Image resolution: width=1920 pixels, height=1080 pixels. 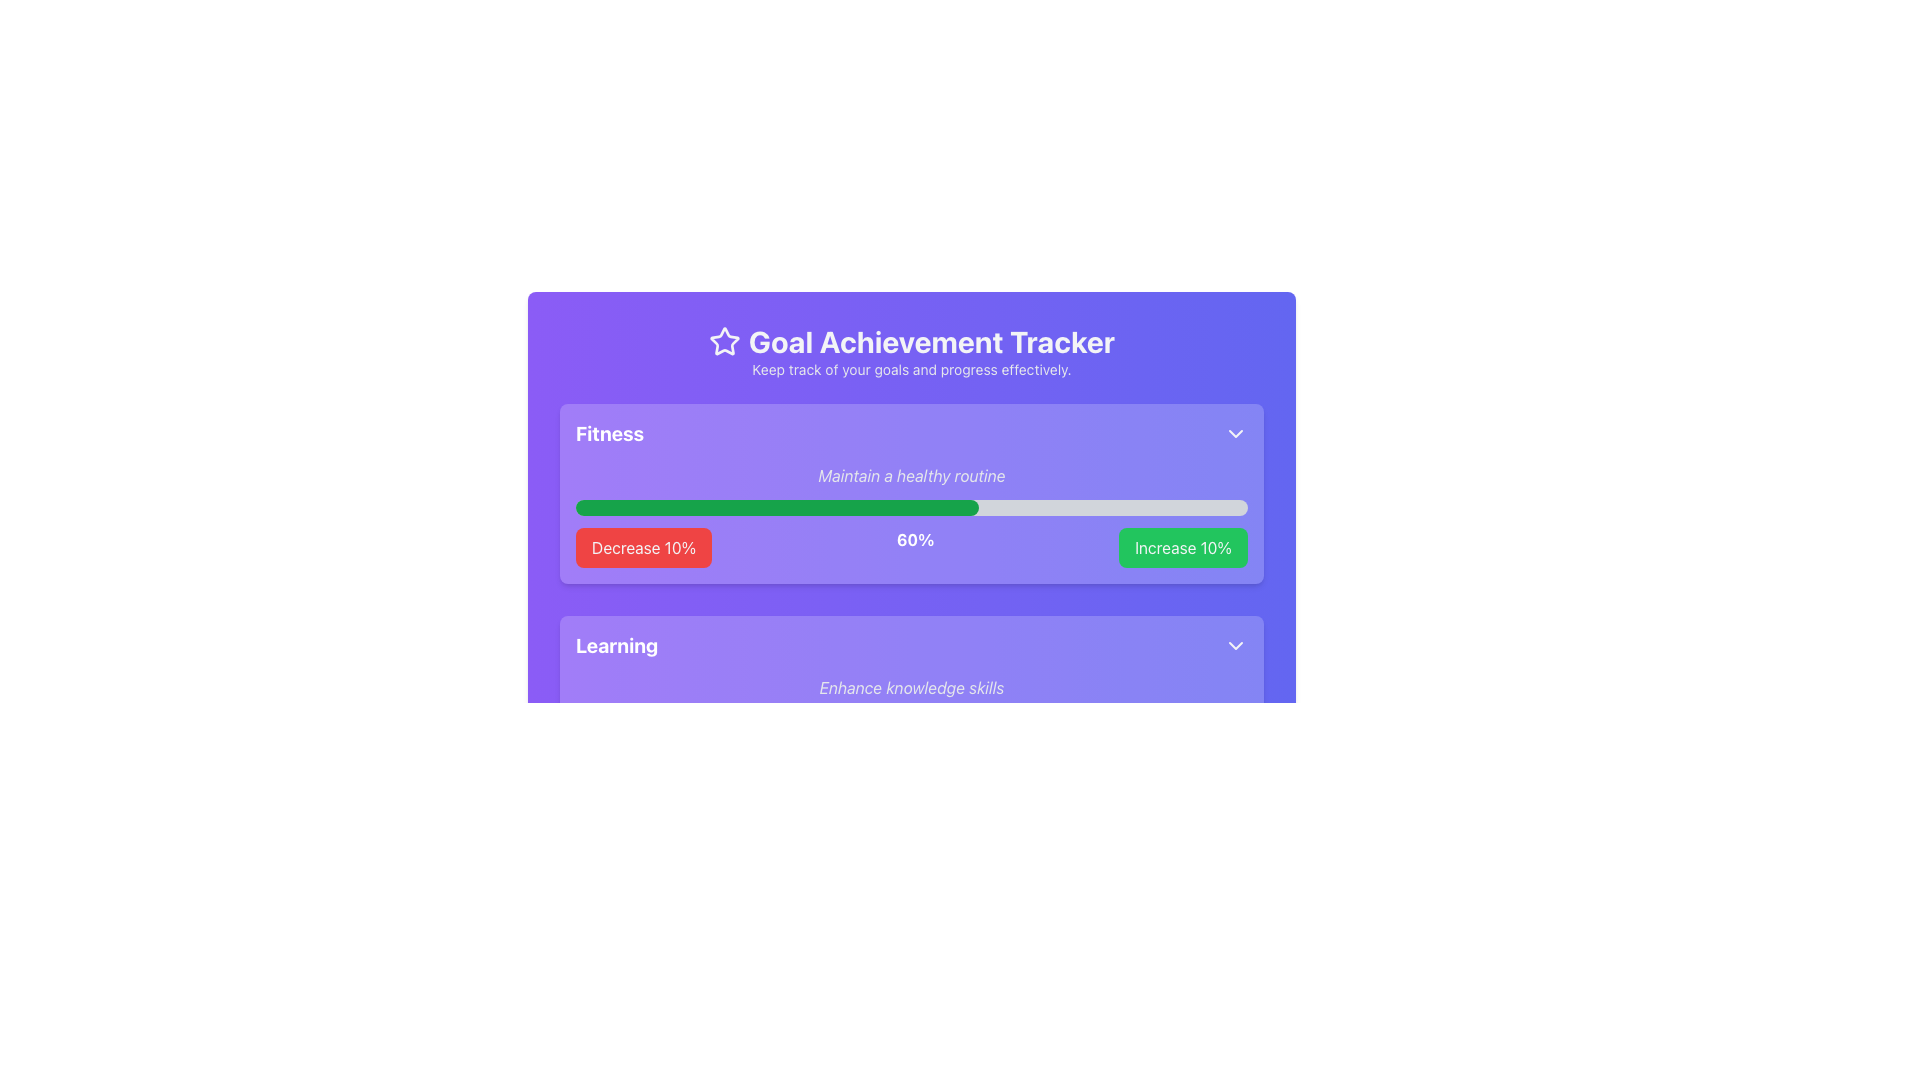 What do you see at coordinates (1235, 645) in the screenshot?
I see `the Dropdown indicator icon located` at bounding box center [1235, 645].